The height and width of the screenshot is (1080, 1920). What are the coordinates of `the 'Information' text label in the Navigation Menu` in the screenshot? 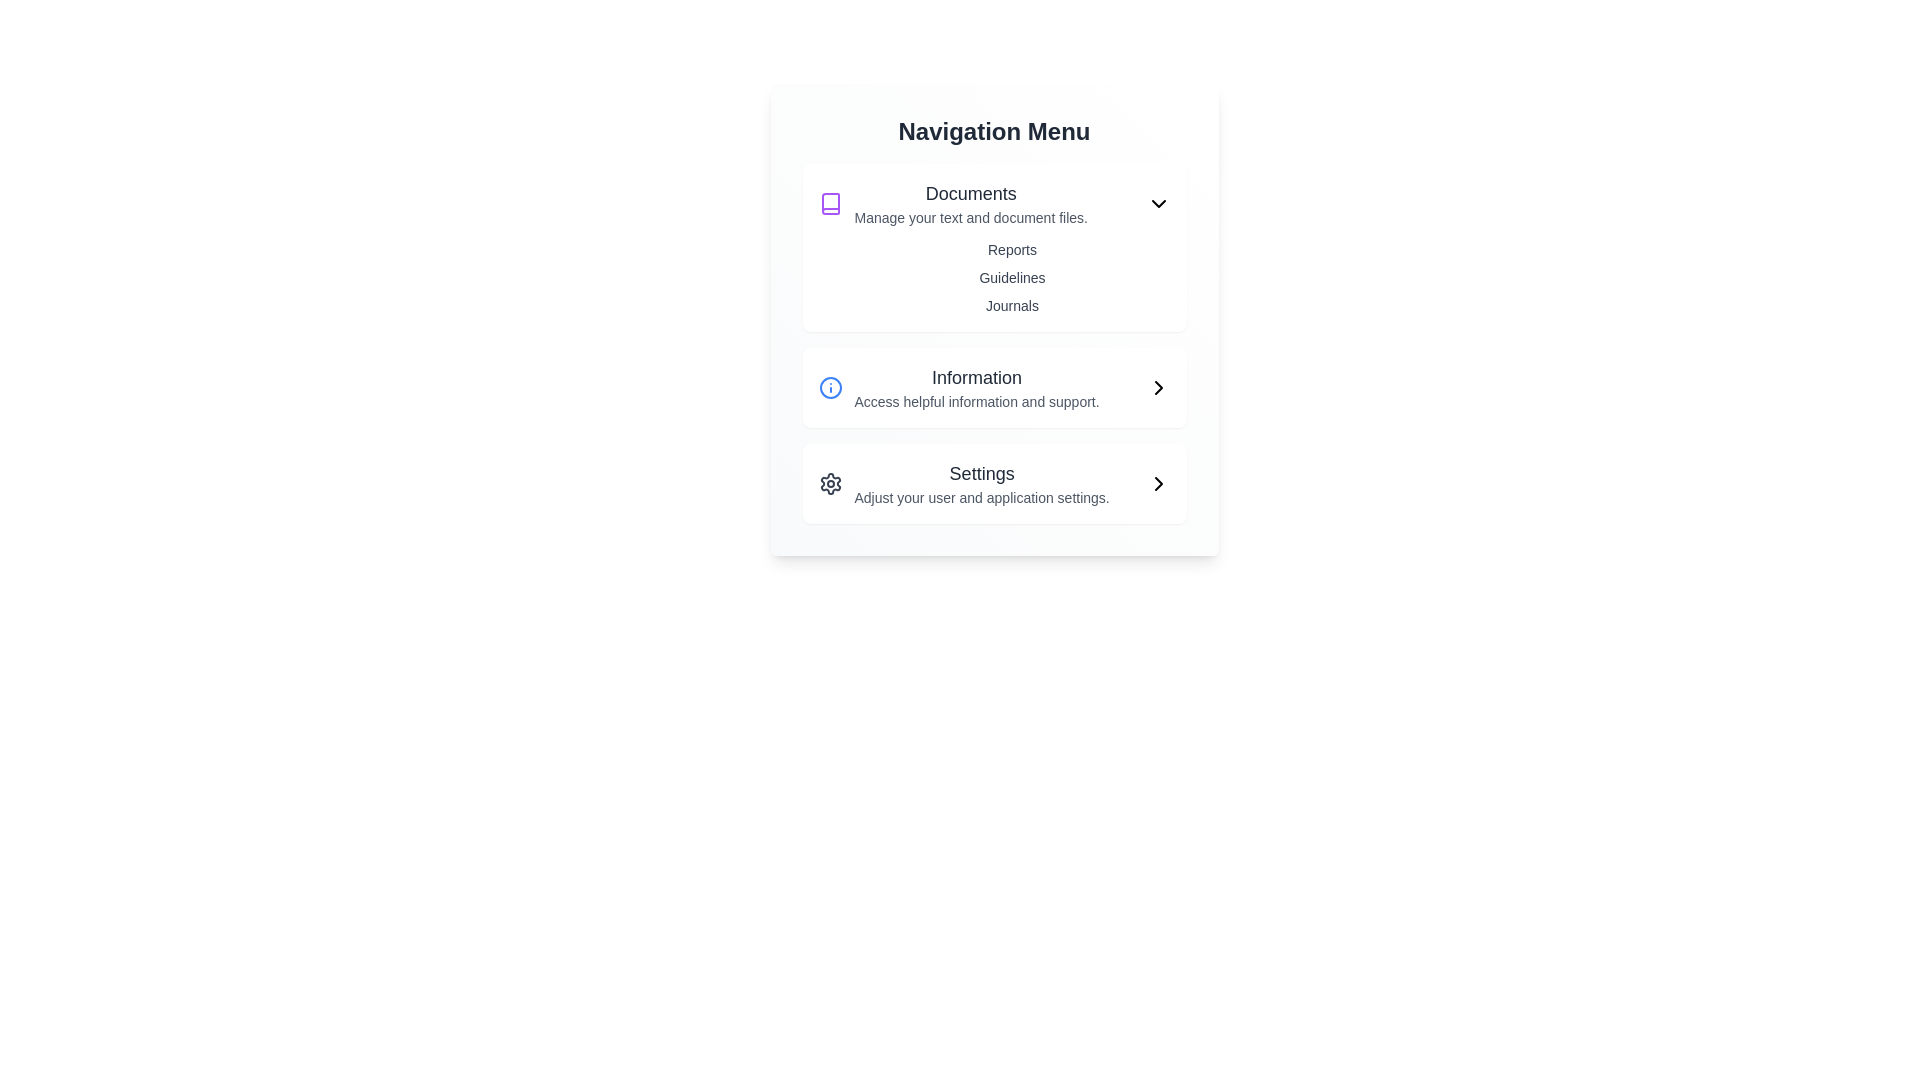 It's located at (977, 388).